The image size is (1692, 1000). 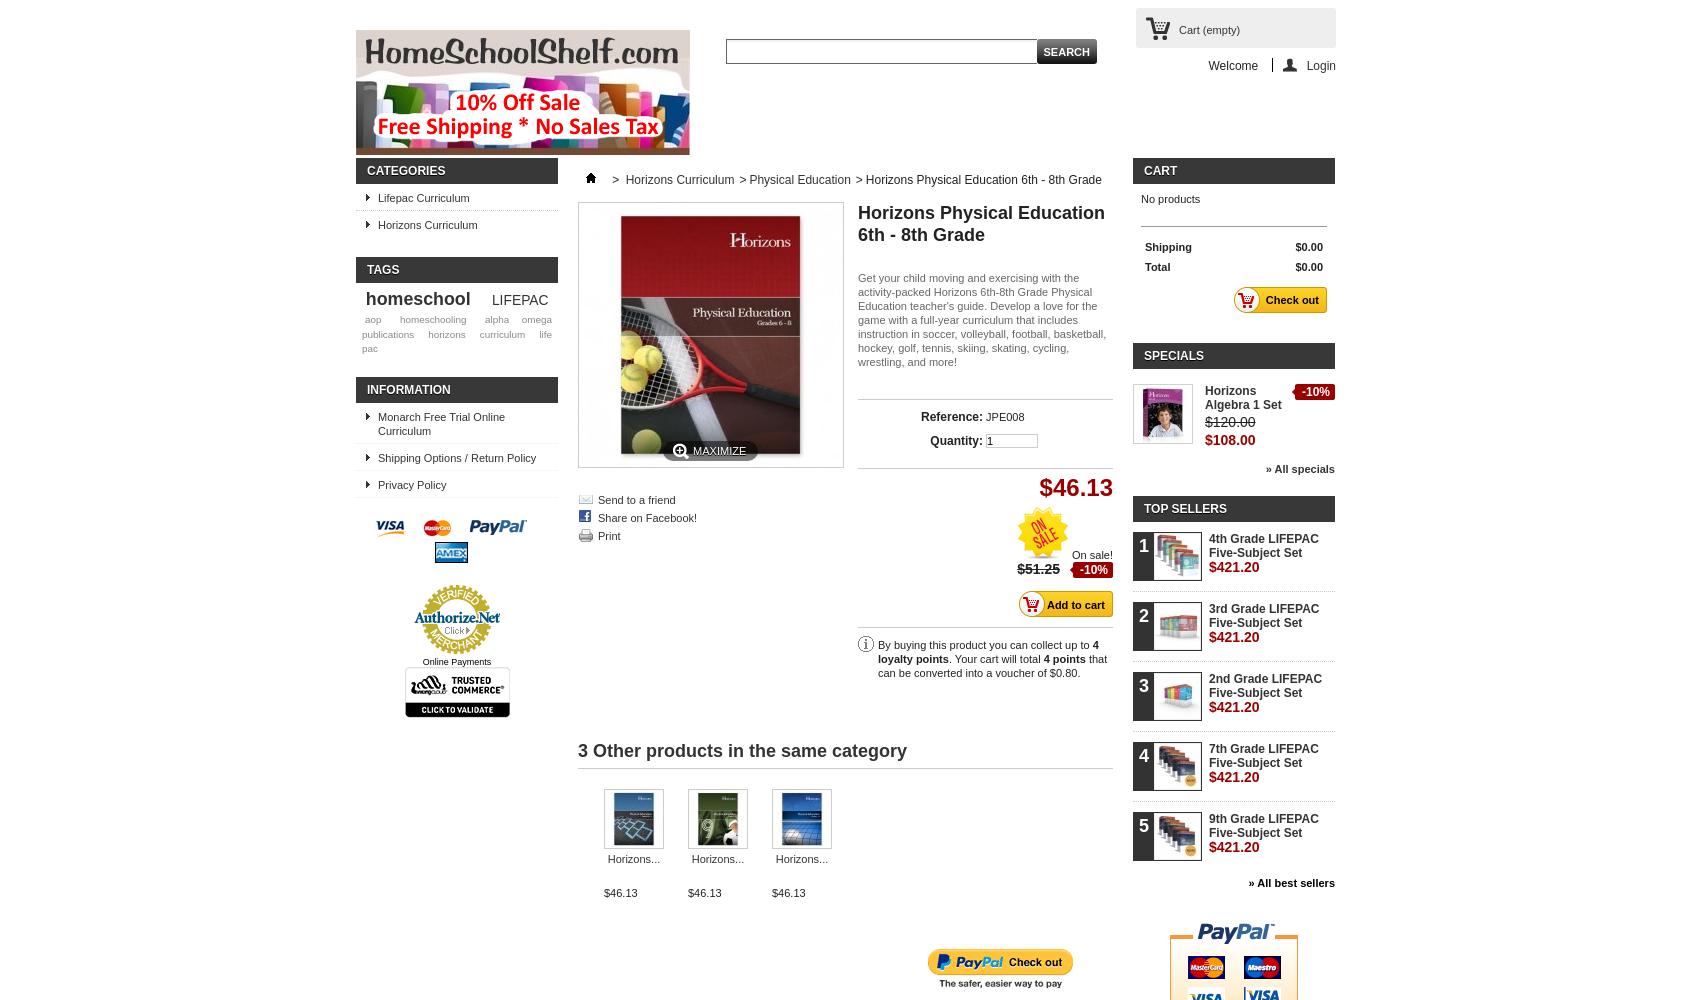 I want to click on 'aop', so click(x=372, y=317).